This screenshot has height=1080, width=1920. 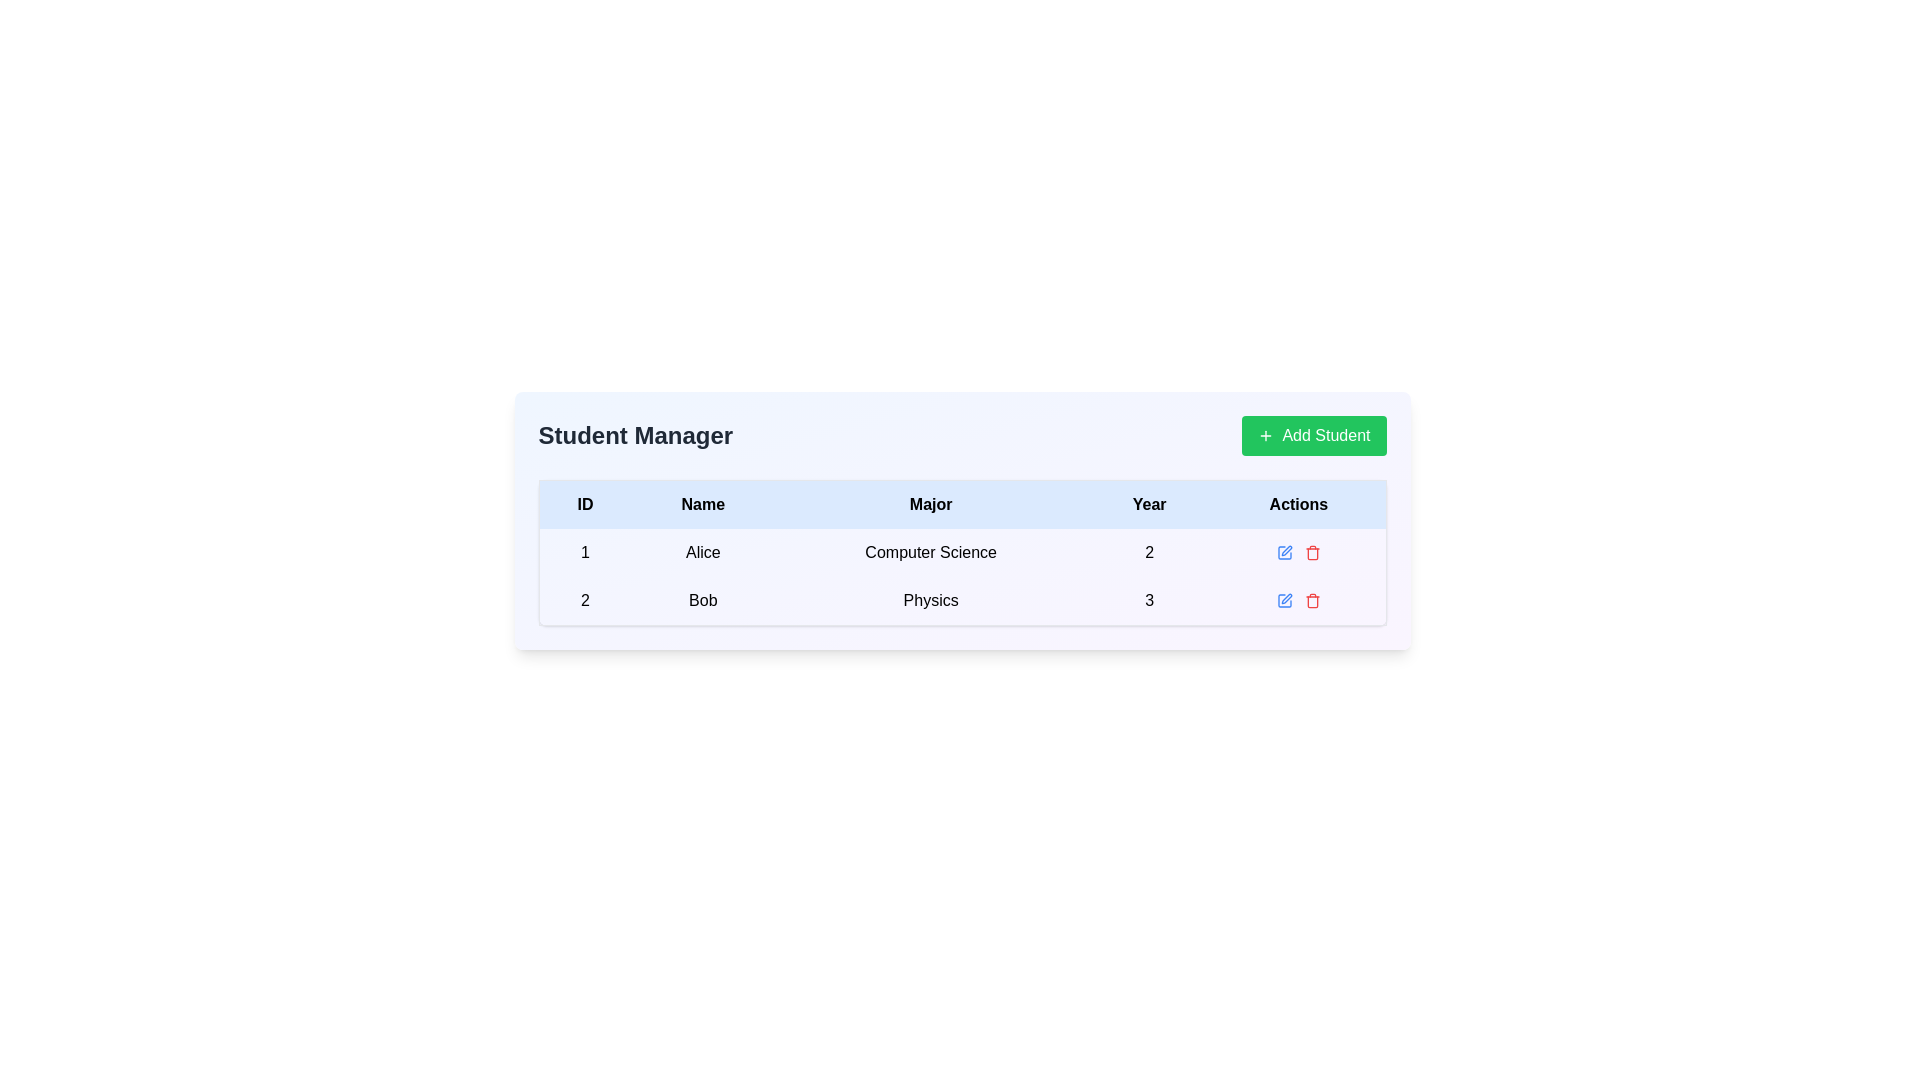 I want to click on the edit button located in the 'Actions' column of the second row of the table to initiate editing, so click(x=1284, y=600).